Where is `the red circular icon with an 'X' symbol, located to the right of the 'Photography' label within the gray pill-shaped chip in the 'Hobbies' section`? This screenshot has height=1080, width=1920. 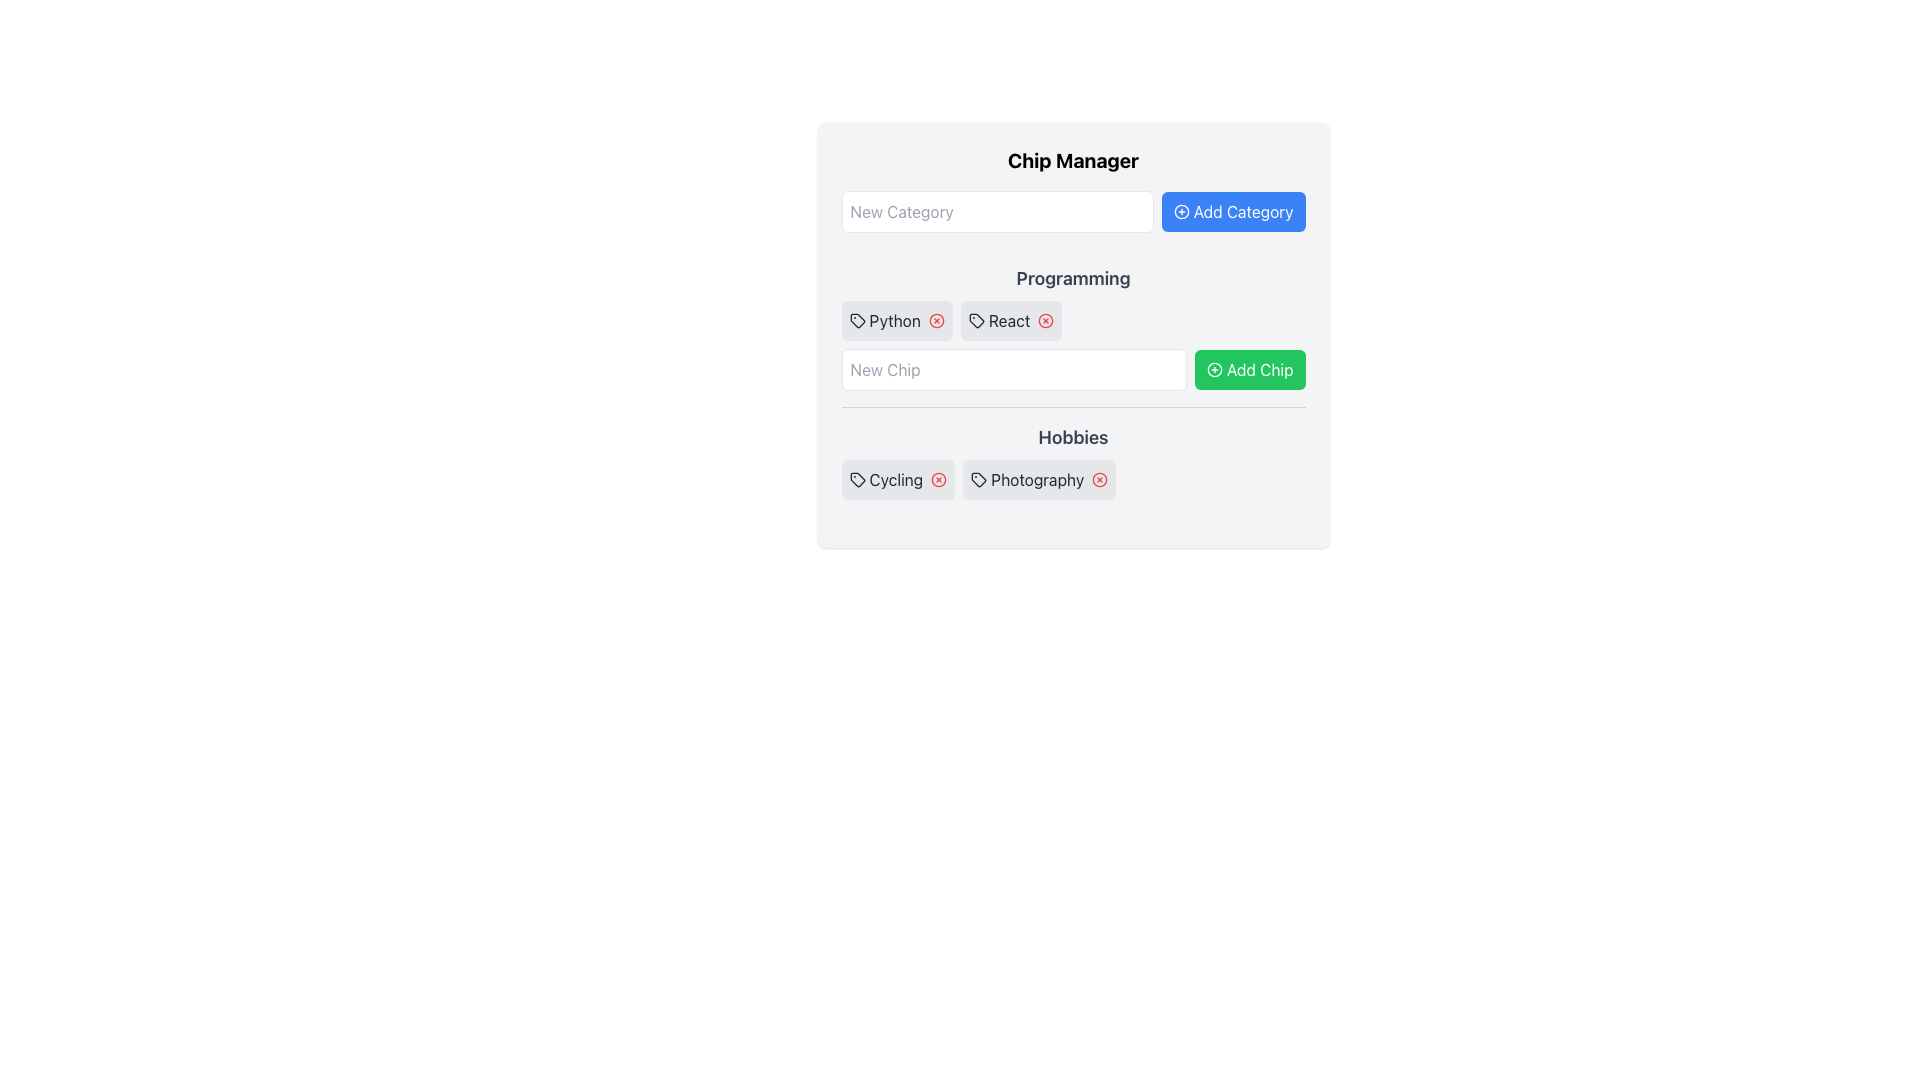
the red circular icon with an 'X' symbol, located to the right of the 'Photography' label within the gray pill-shaped chip in the 'Hobbies' section is located at coordinates (1095, 479).